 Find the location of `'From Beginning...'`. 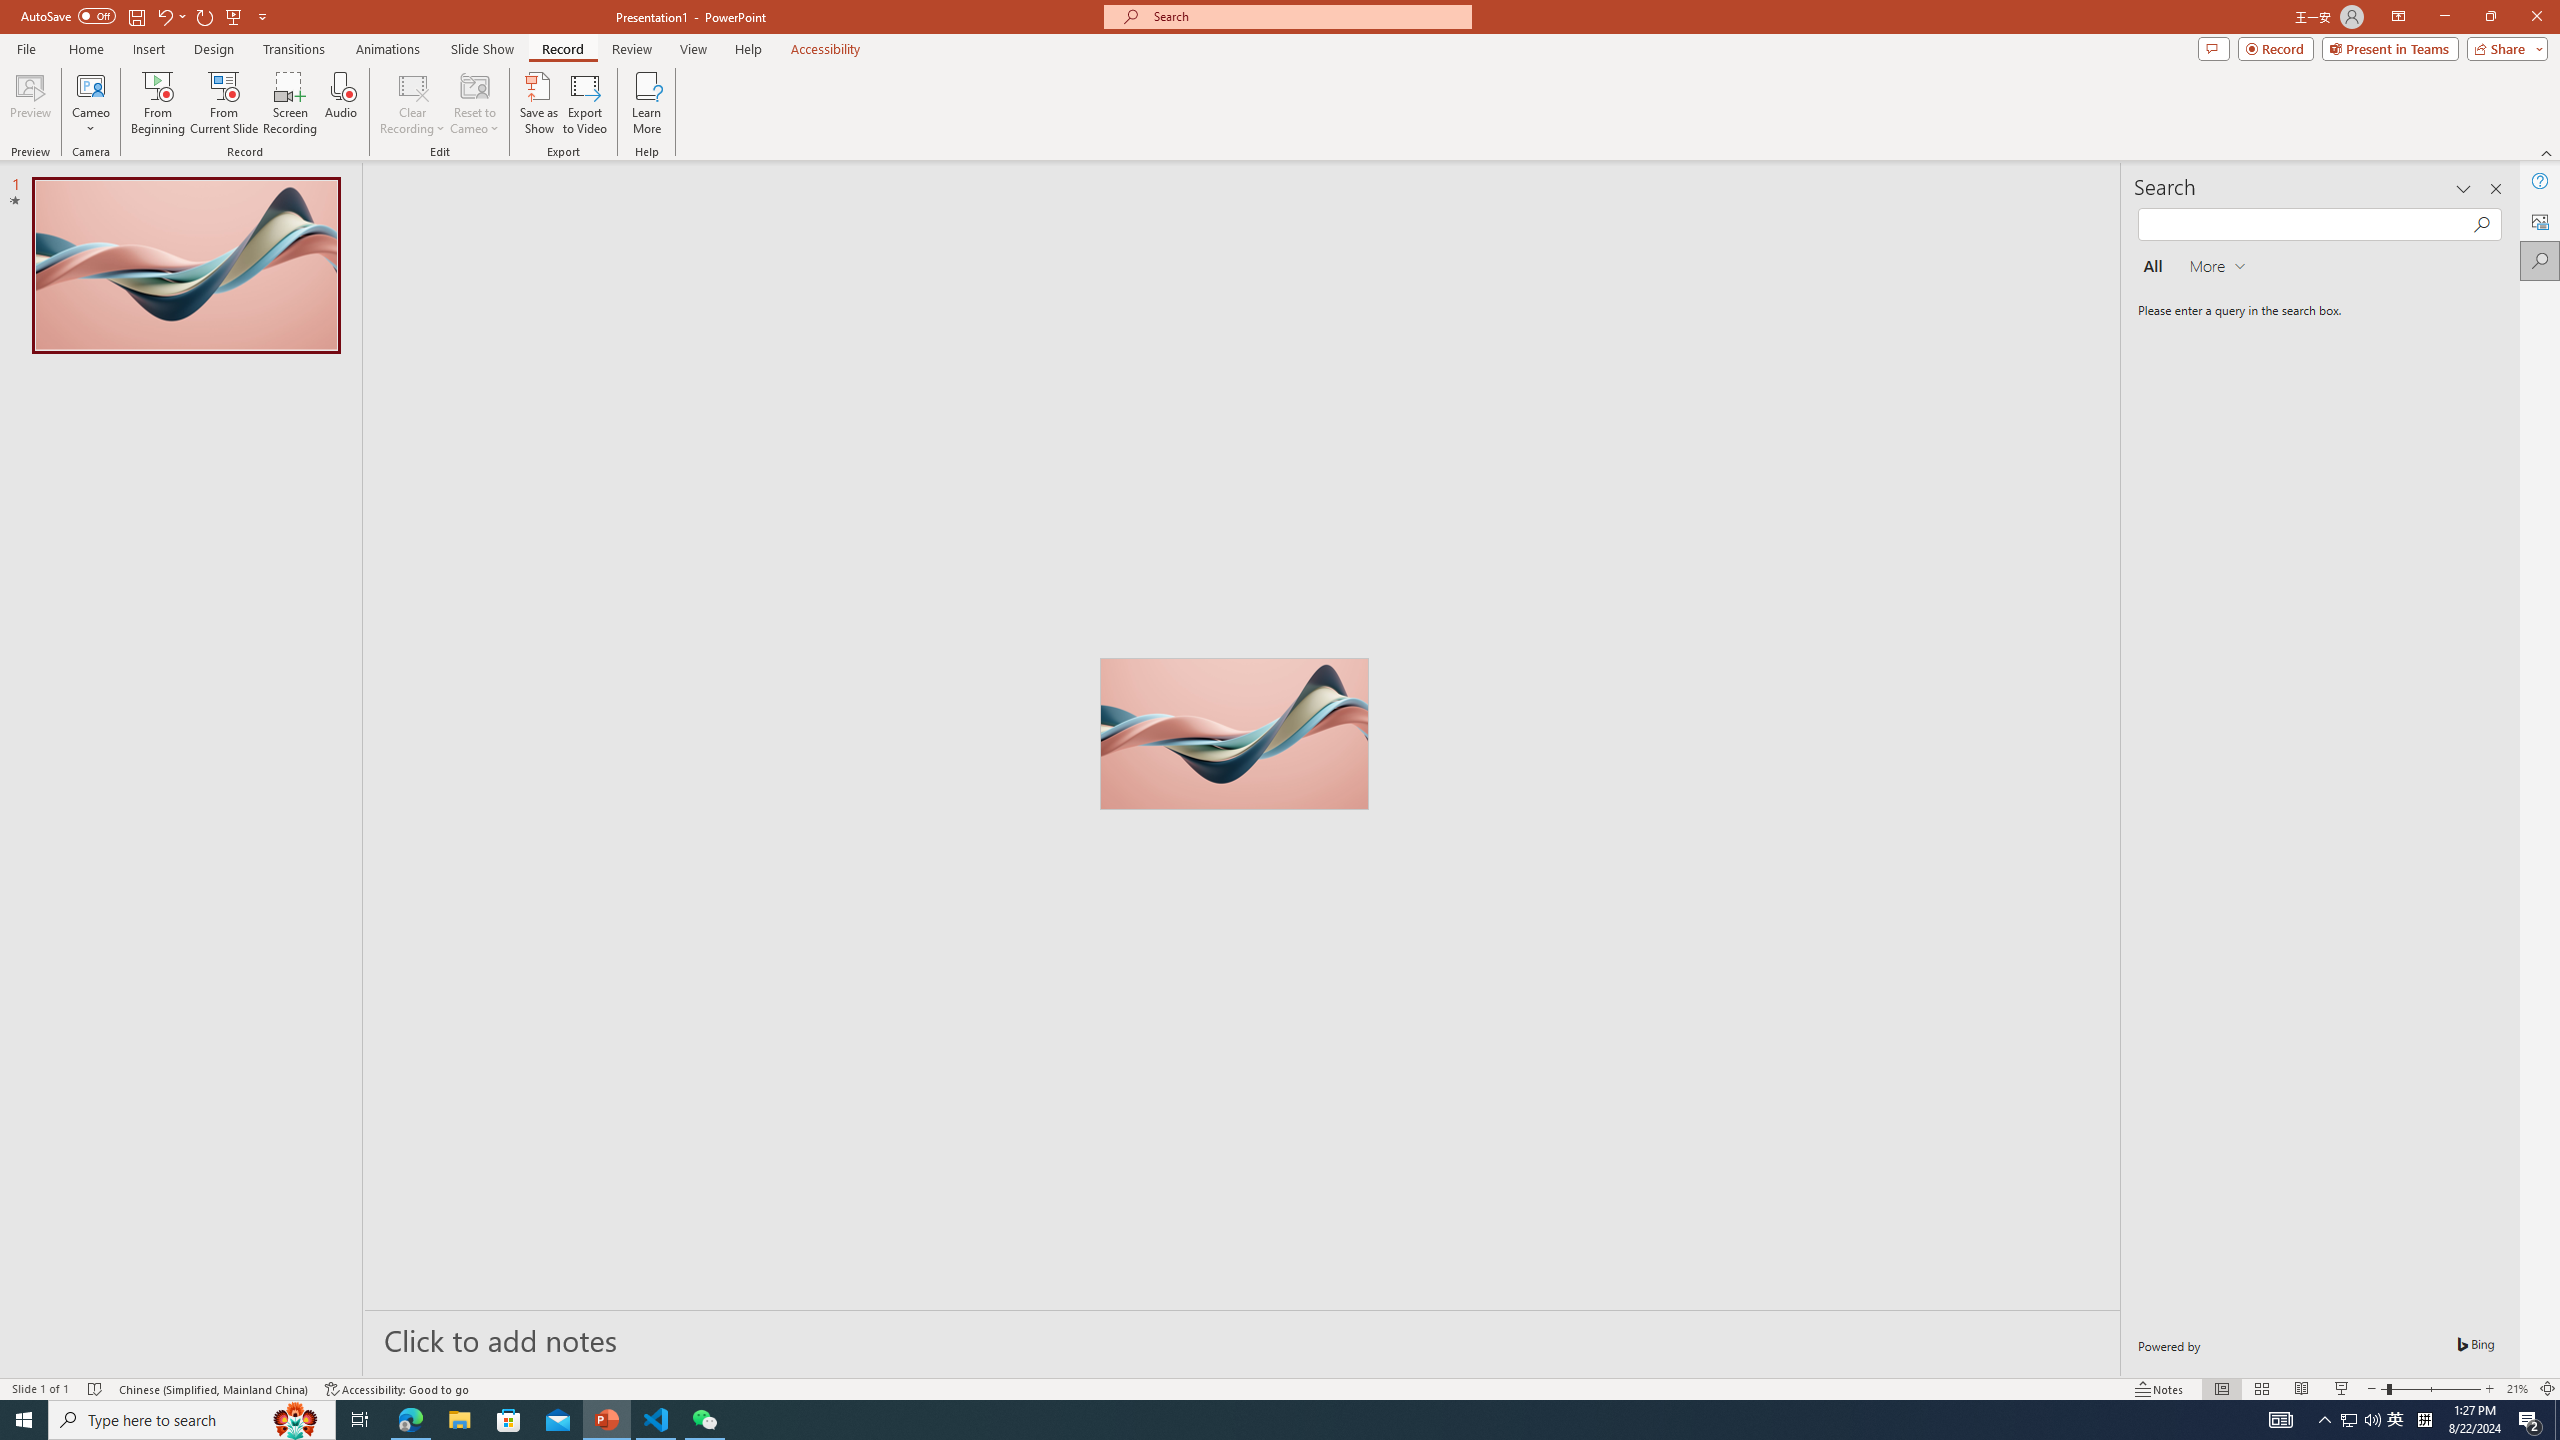

'From Beginning...' is located at coordinates (156, 103).